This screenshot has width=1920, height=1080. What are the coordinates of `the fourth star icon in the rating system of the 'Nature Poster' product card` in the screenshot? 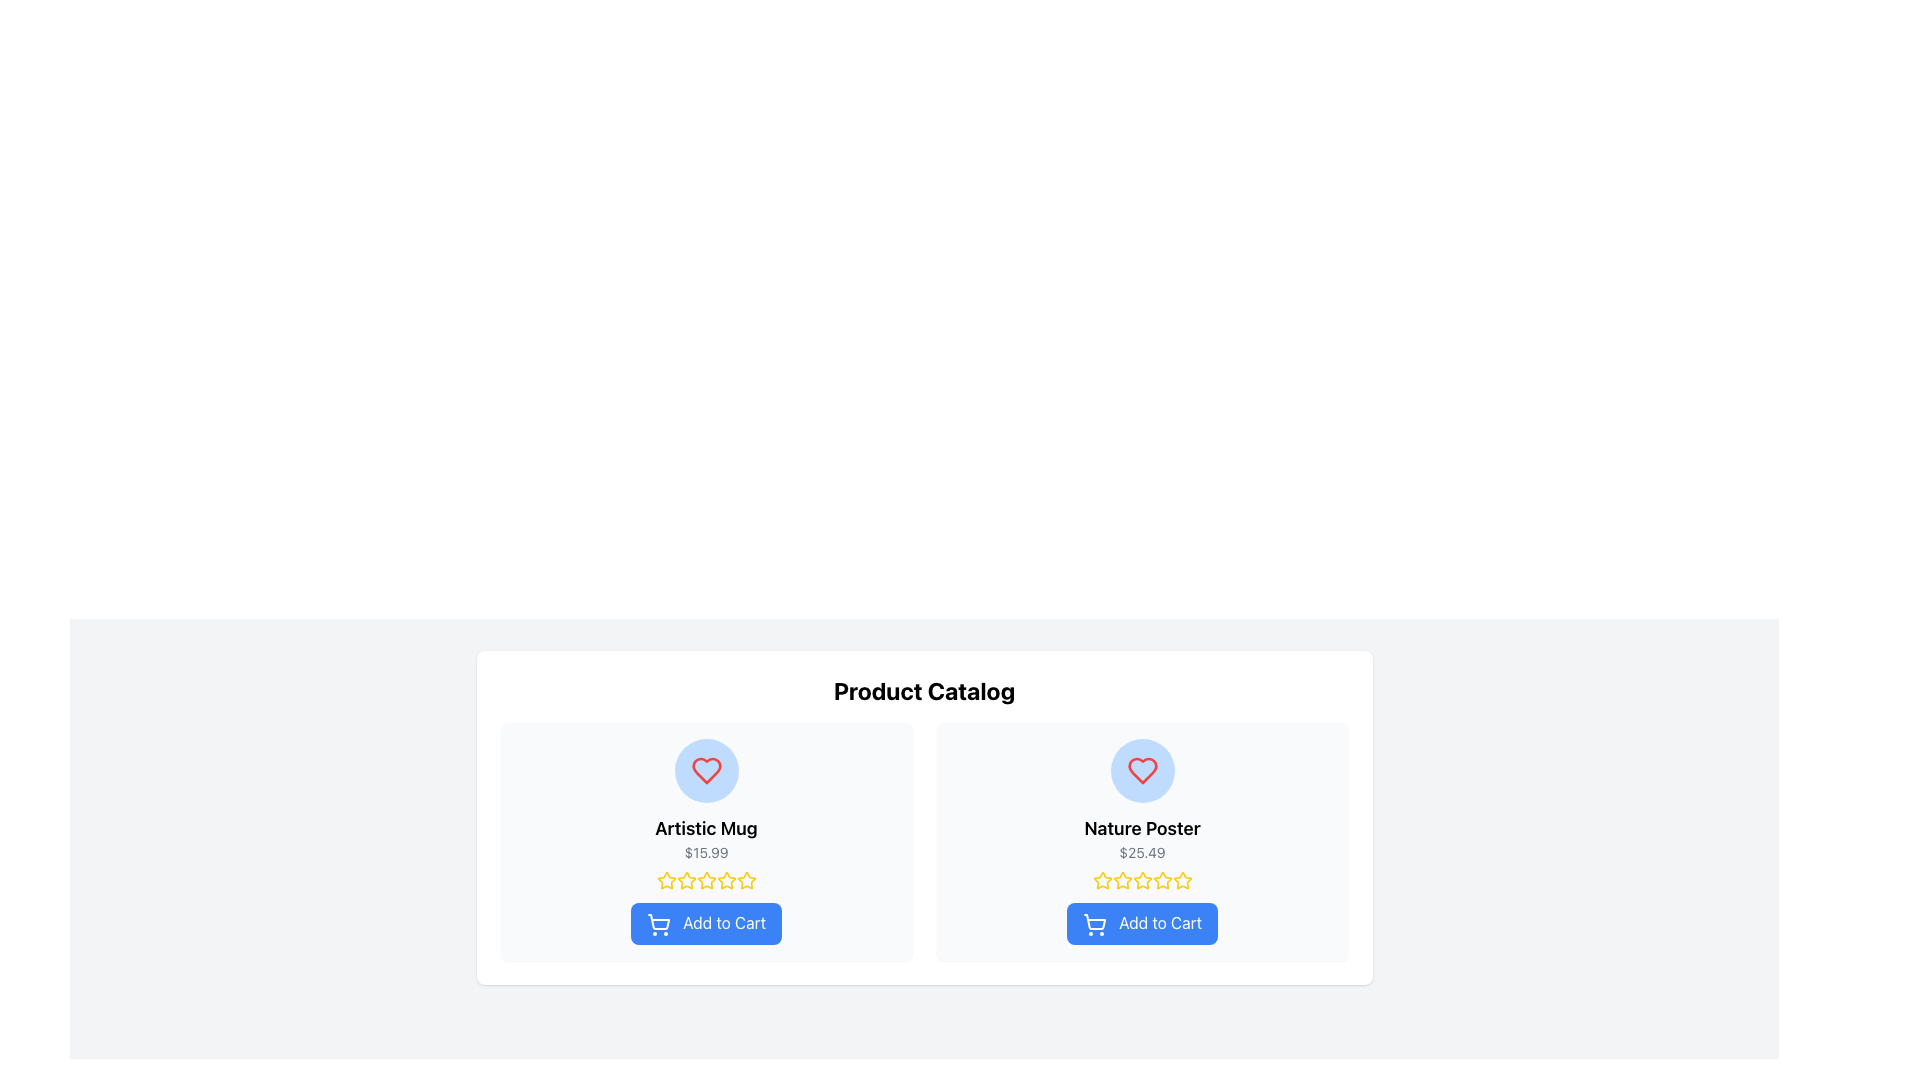 It's located at (1161, 878).